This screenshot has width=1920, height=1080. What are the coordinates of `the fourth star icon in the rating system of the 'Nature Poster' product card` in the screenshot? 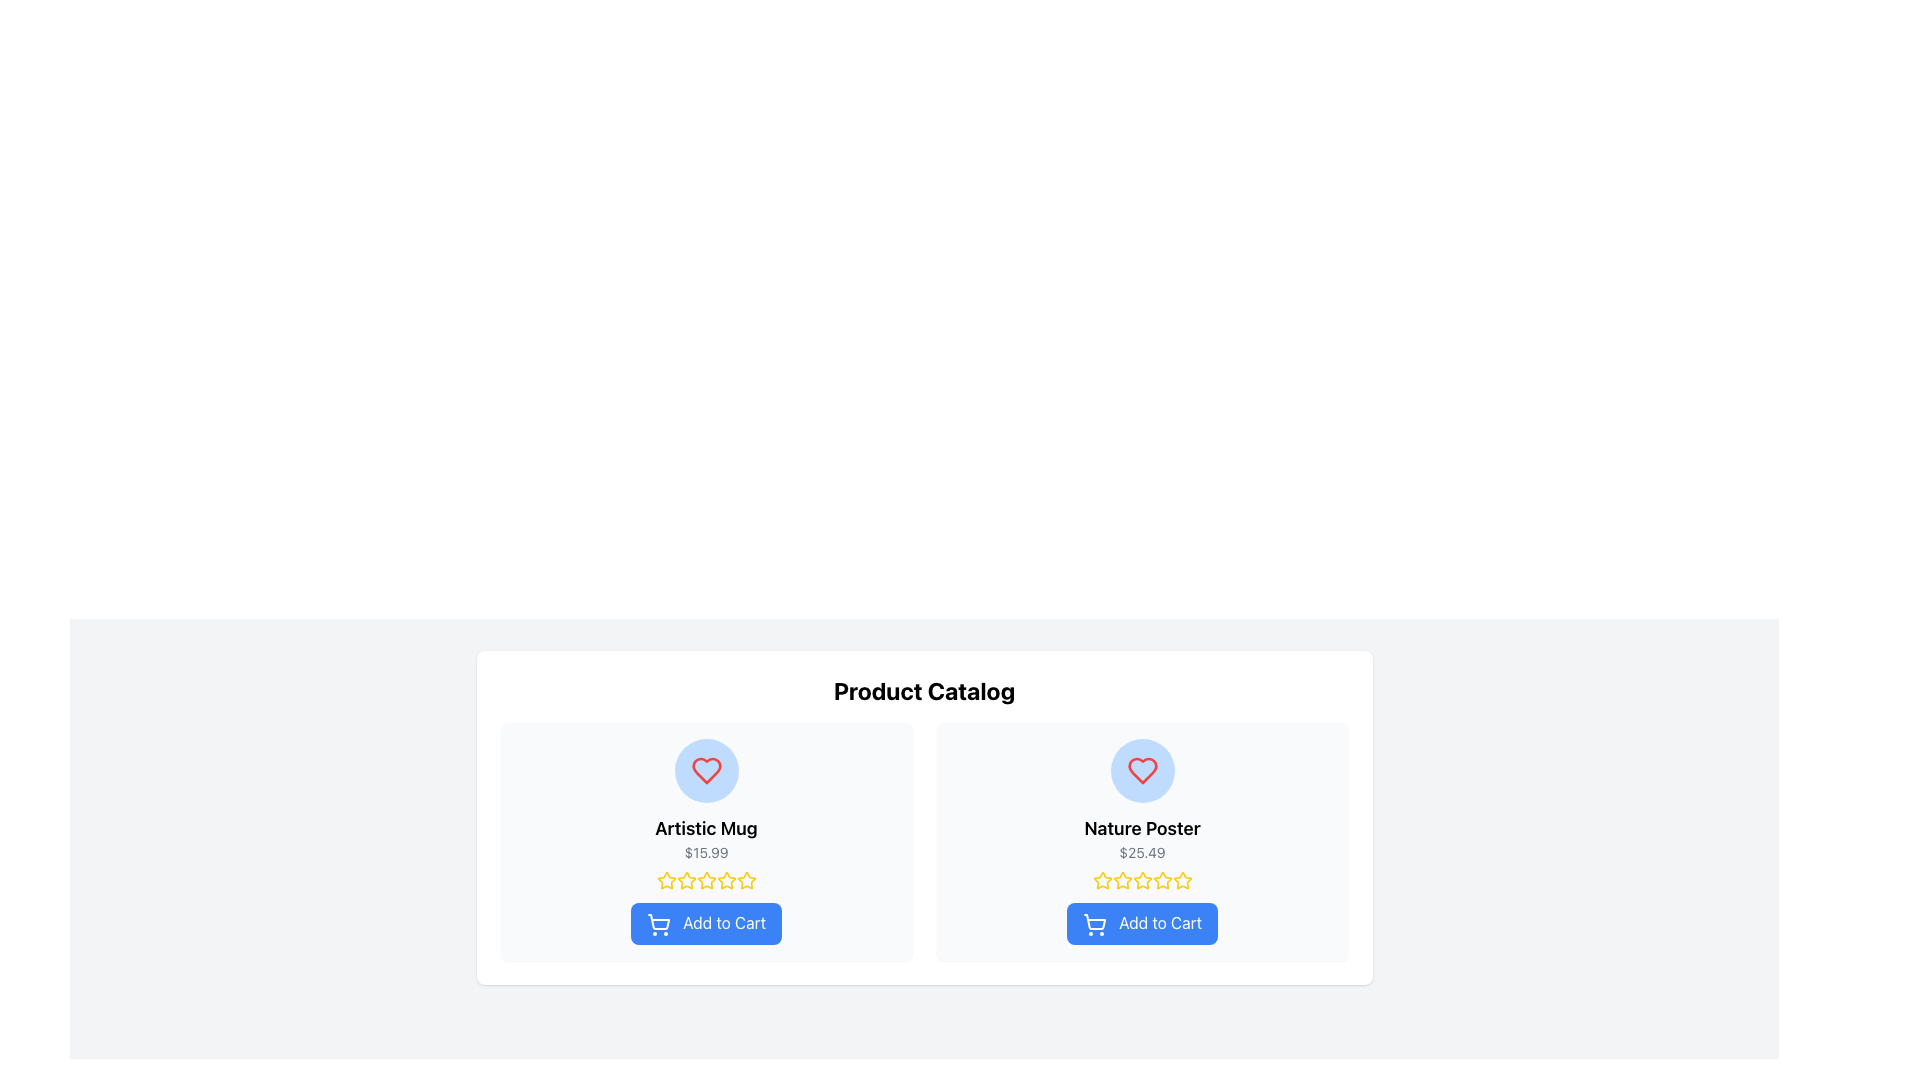 It's located at (1161, 878).